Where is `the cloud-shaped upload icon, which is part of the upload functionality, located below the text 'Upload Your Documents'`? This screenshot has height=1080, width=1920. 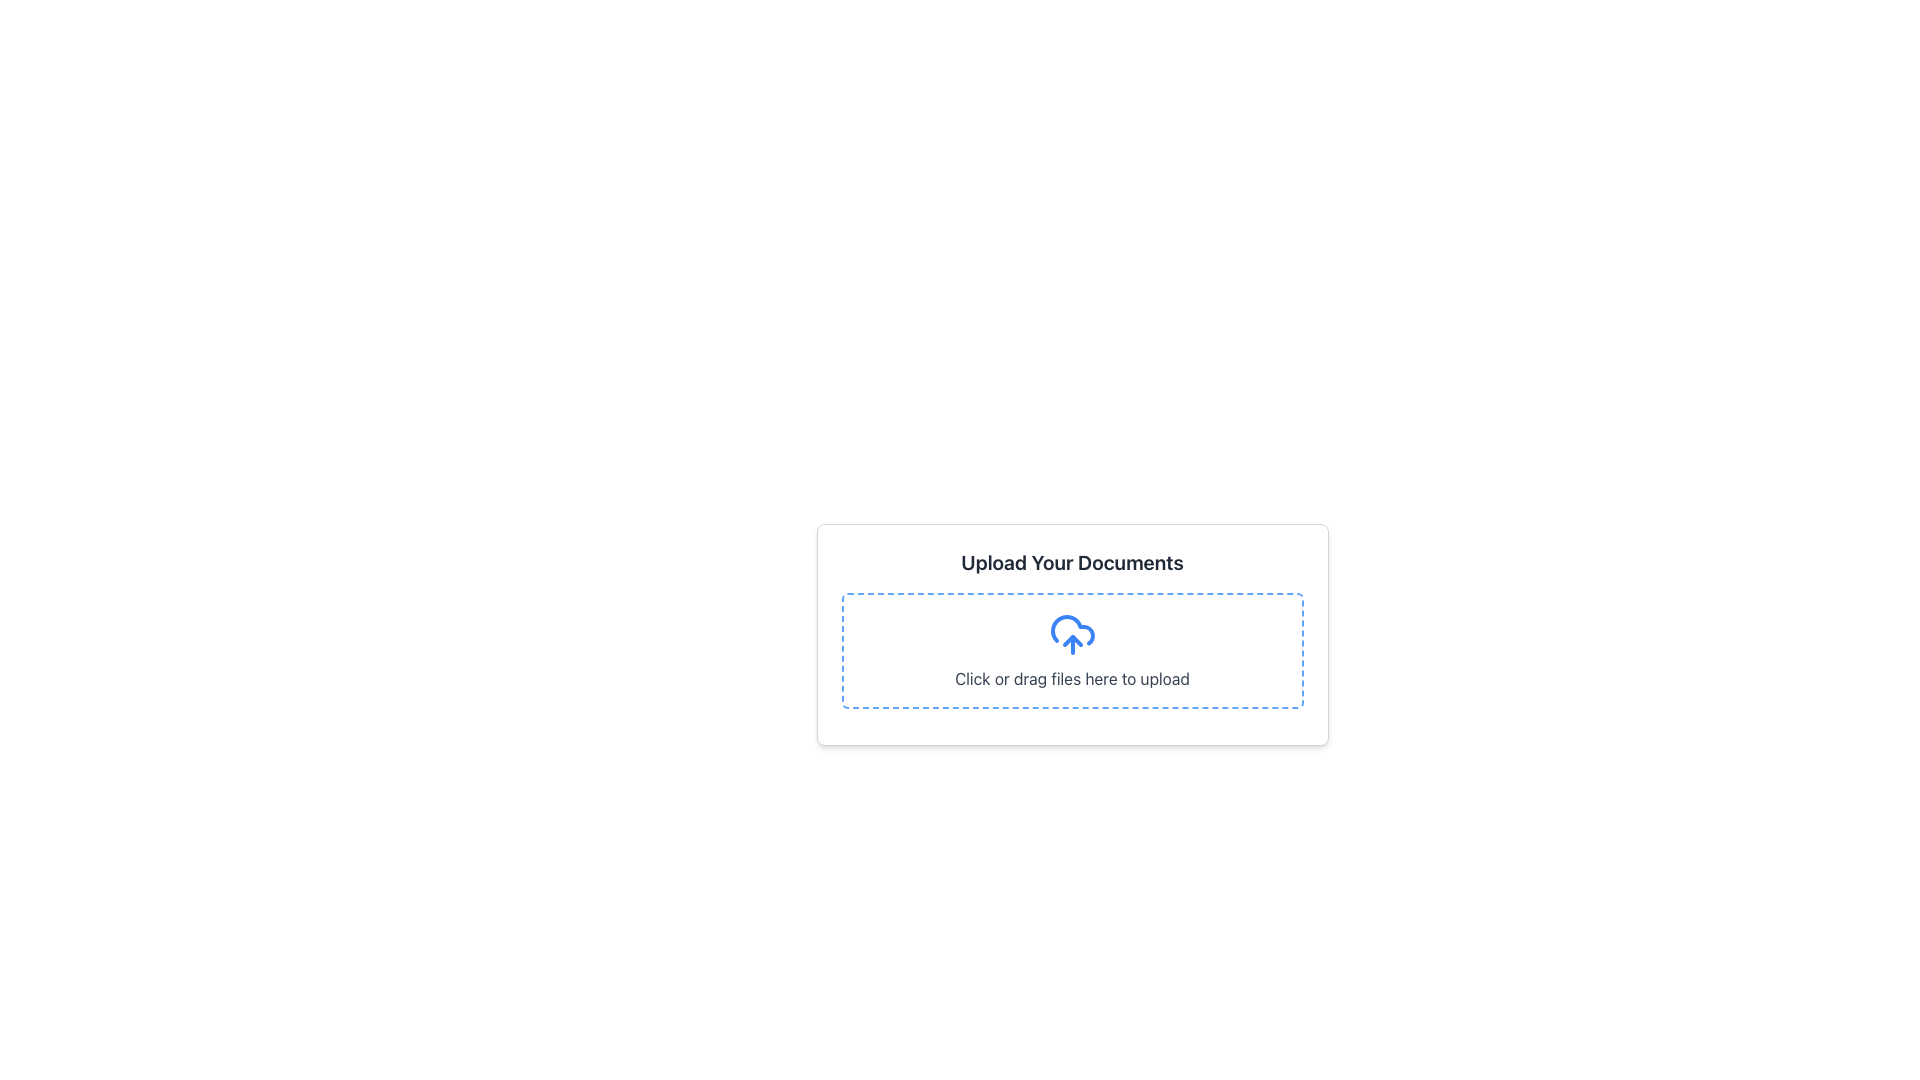
the cloud-shaped upload icon, which is part of the upload functionality, located below the text 'Upload Your Documents' is located at coordinates (1071, 630).